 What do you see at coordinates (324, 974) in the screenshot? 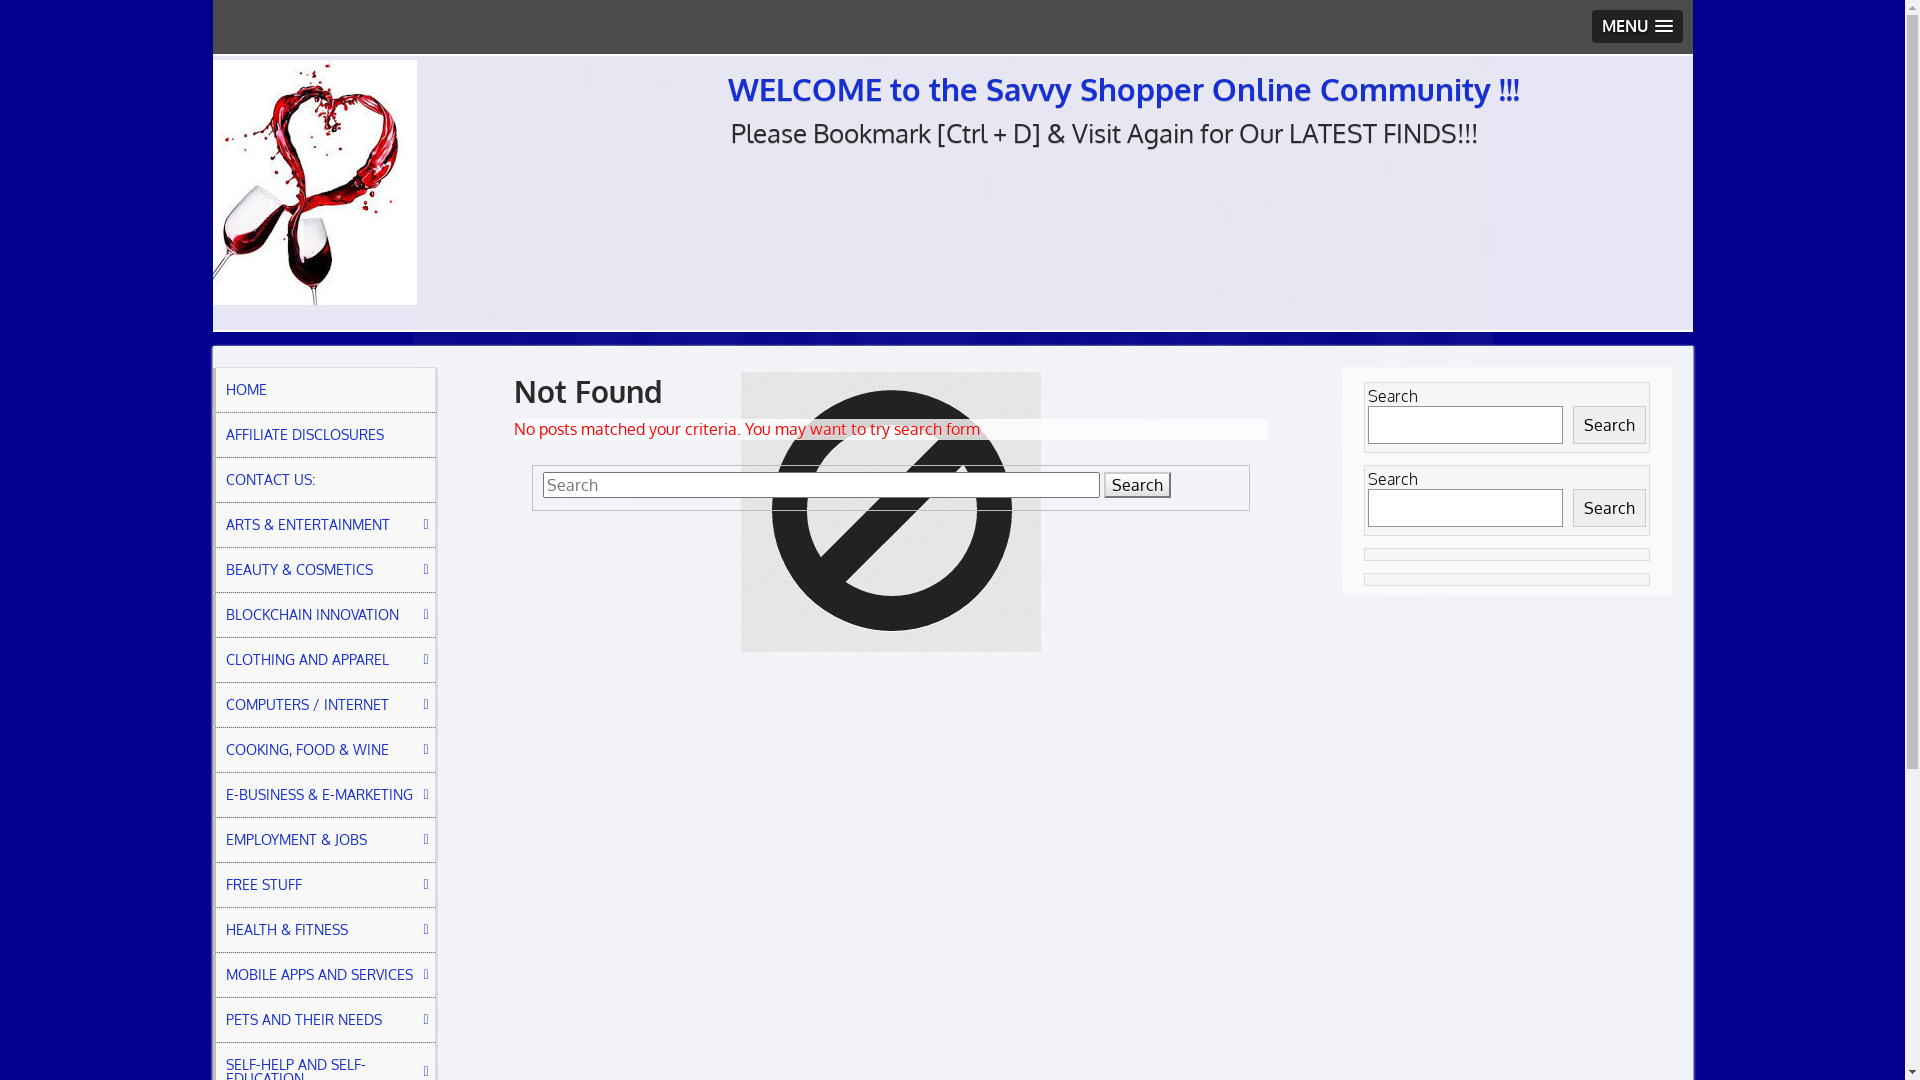
I see `'MOBILE APPS AND SERVICES'` at bounding box center [324, 974].